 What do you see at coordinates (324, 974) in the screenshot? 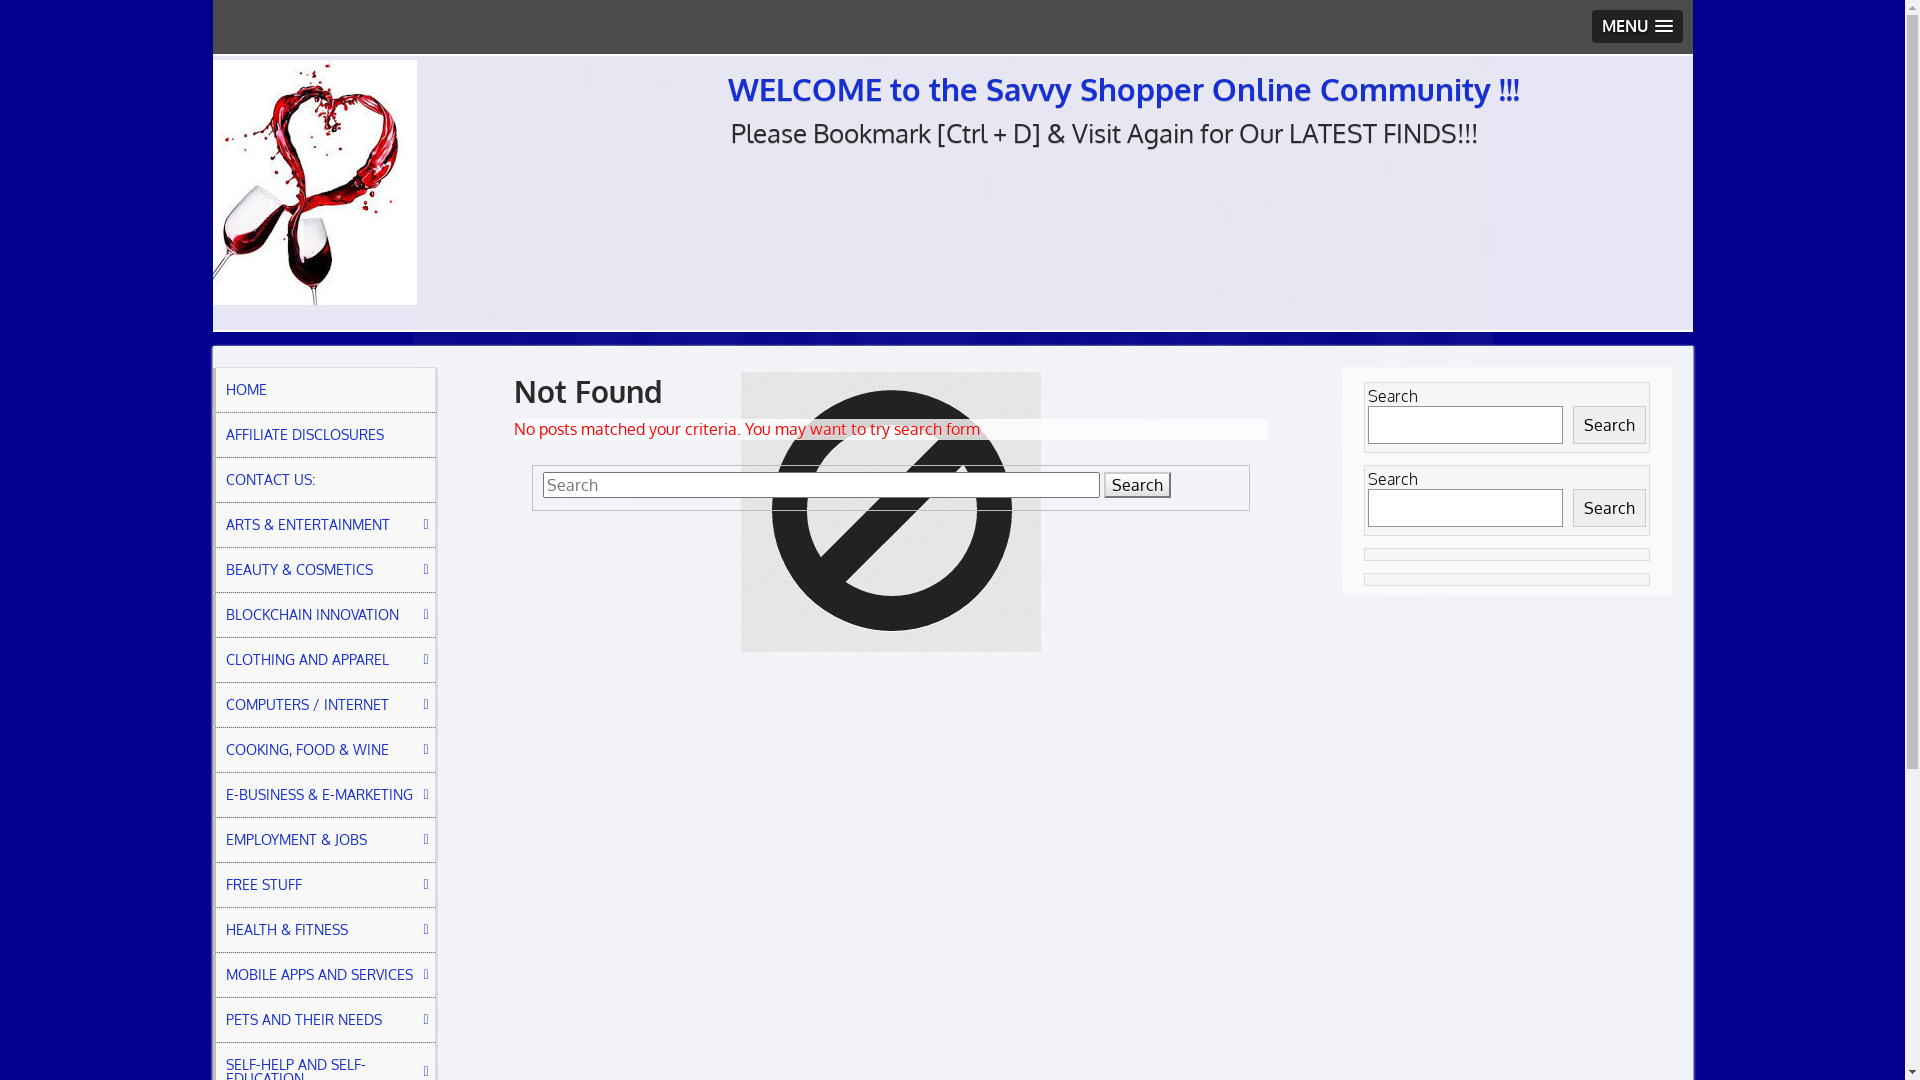
I see `'MOBILE APPS AND SERVICES'` at bounding box center [324, 974].